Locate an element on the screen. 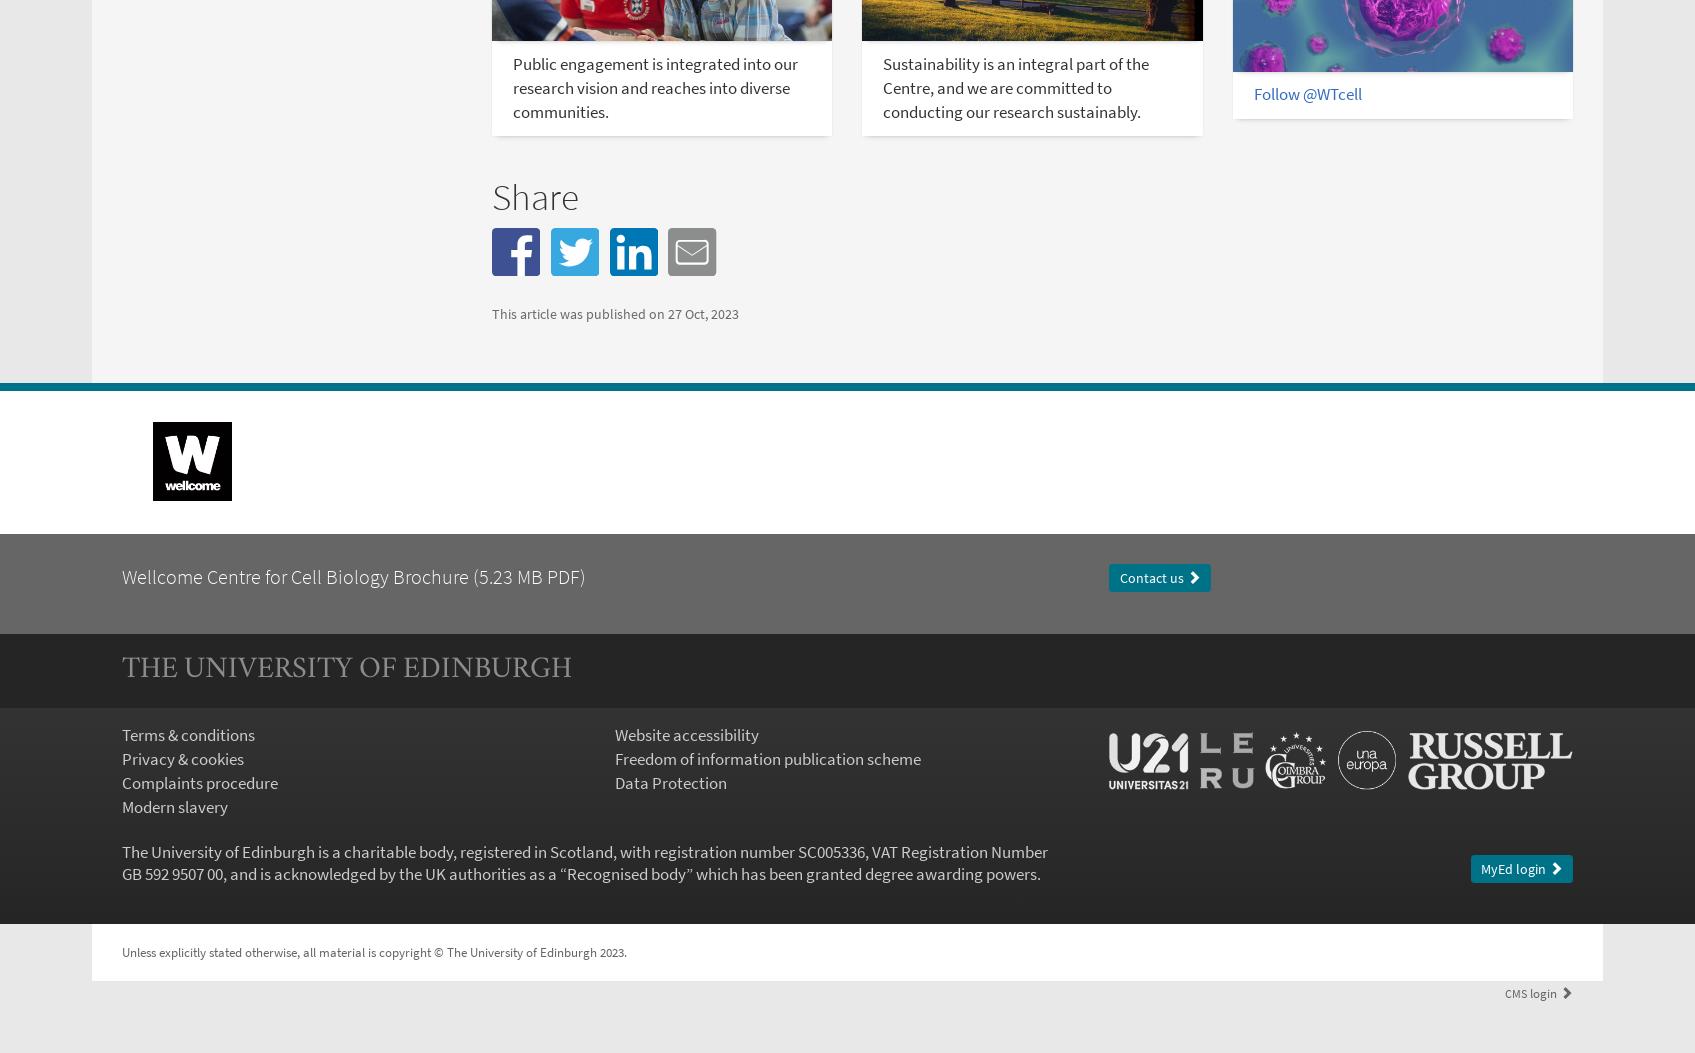  'Website accessibility' is located at coordinates (613, 733).